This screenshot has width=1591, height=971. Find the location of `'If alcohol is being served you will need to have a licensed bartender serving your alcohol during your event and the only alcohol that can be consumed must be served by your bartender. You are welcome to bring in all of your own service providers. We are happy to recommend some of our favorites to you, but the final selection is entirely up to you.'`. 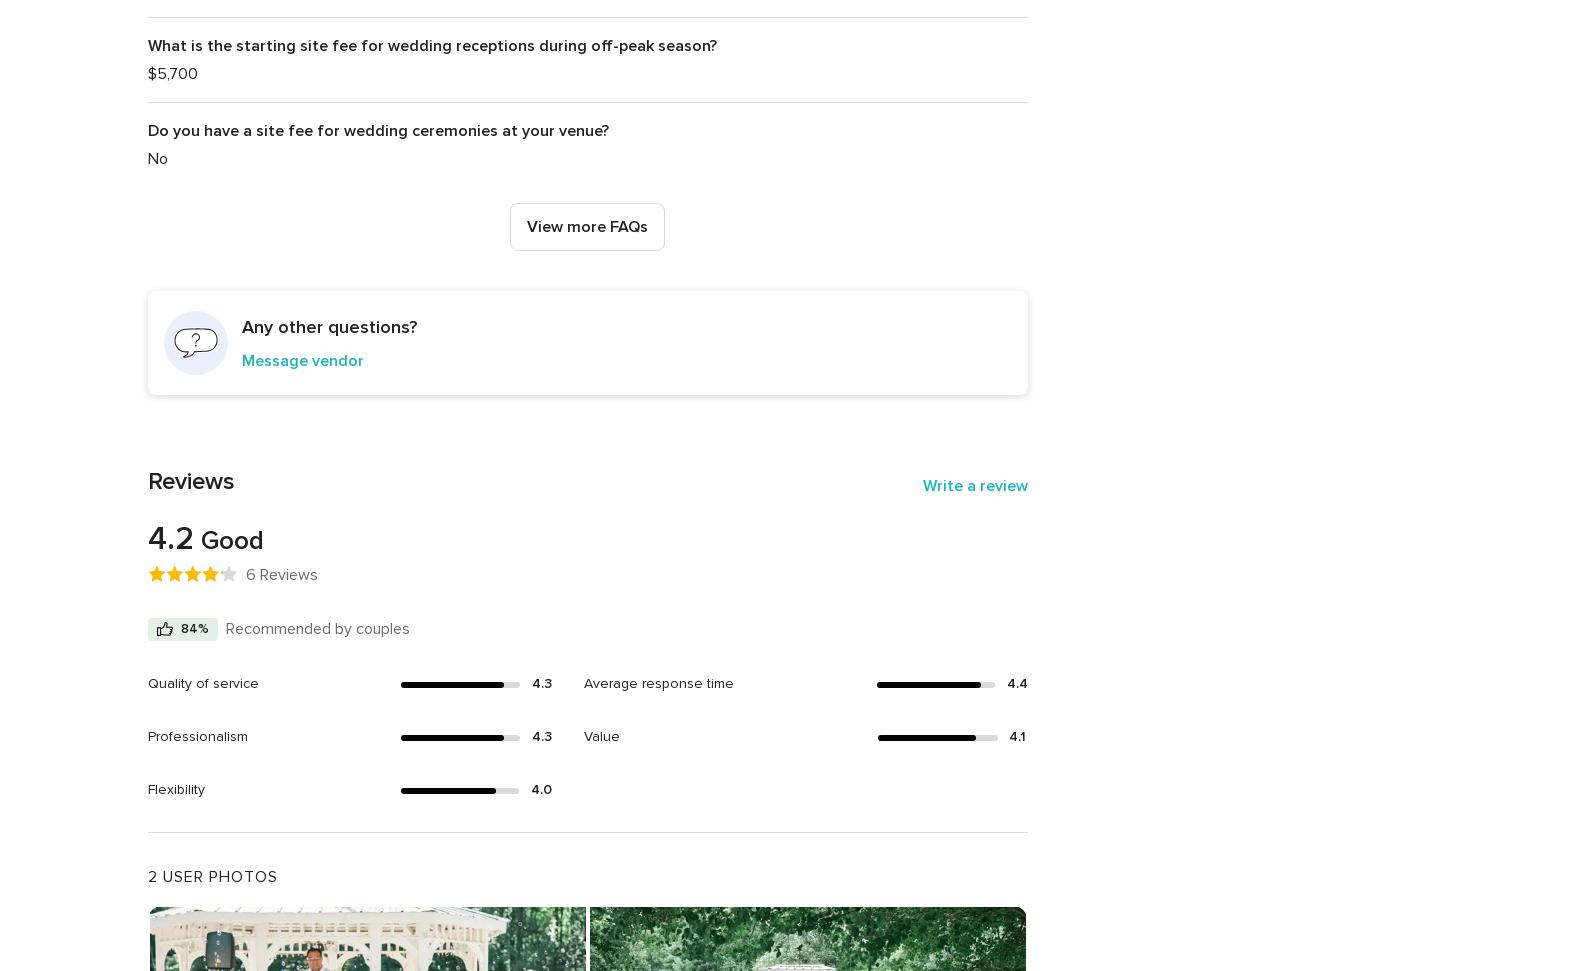

'If alcohol is being served you will need to have a licensed bartender serving your alcohol during your event and the only alcohol that can be consumed must be served by your bartender. You are welcome to bring in all of your own service providers. We are happy to recommend some of our favorites to you, but the final selection is entirely up to you.' is located at coordinates (147, 189).